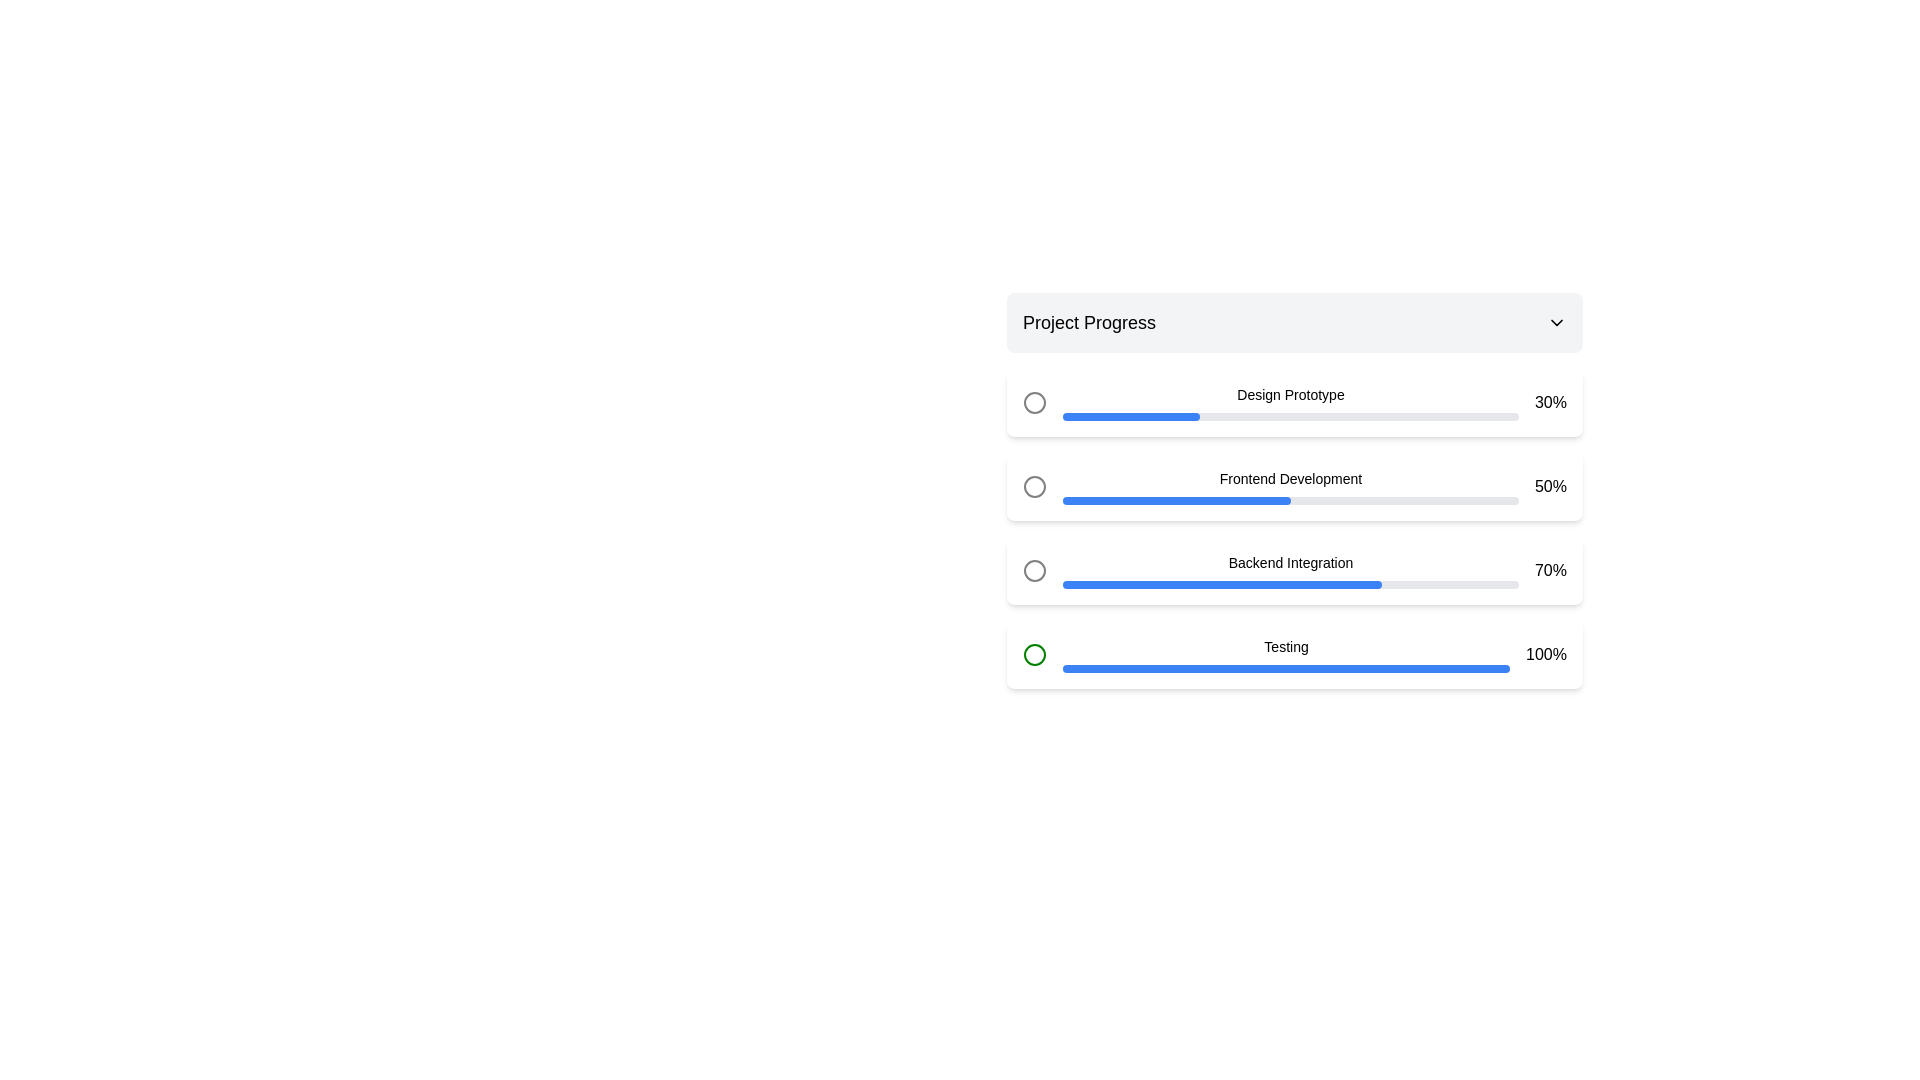 The width and height of the screenshot is (1920, 1080). What do you see at coordinates (1286, 668) in the screenshot?
I see `the horizontal progress bar located in the 'Testing' section, which is the only progress bar associated with that label and appears directly below it` at bounding box center [1286, 668].